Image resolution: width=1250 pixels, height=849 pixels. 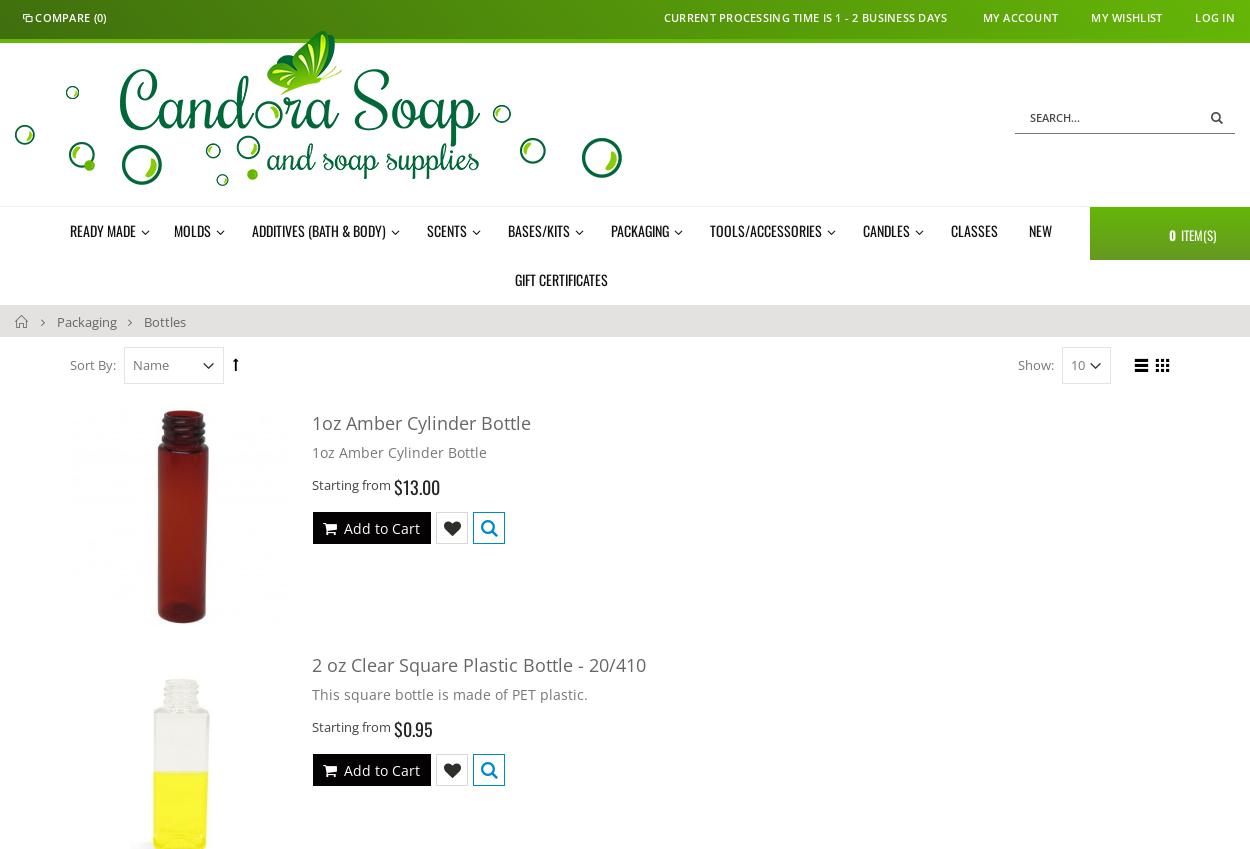 I want to click on '$0.95', so click(x=413, y=728).